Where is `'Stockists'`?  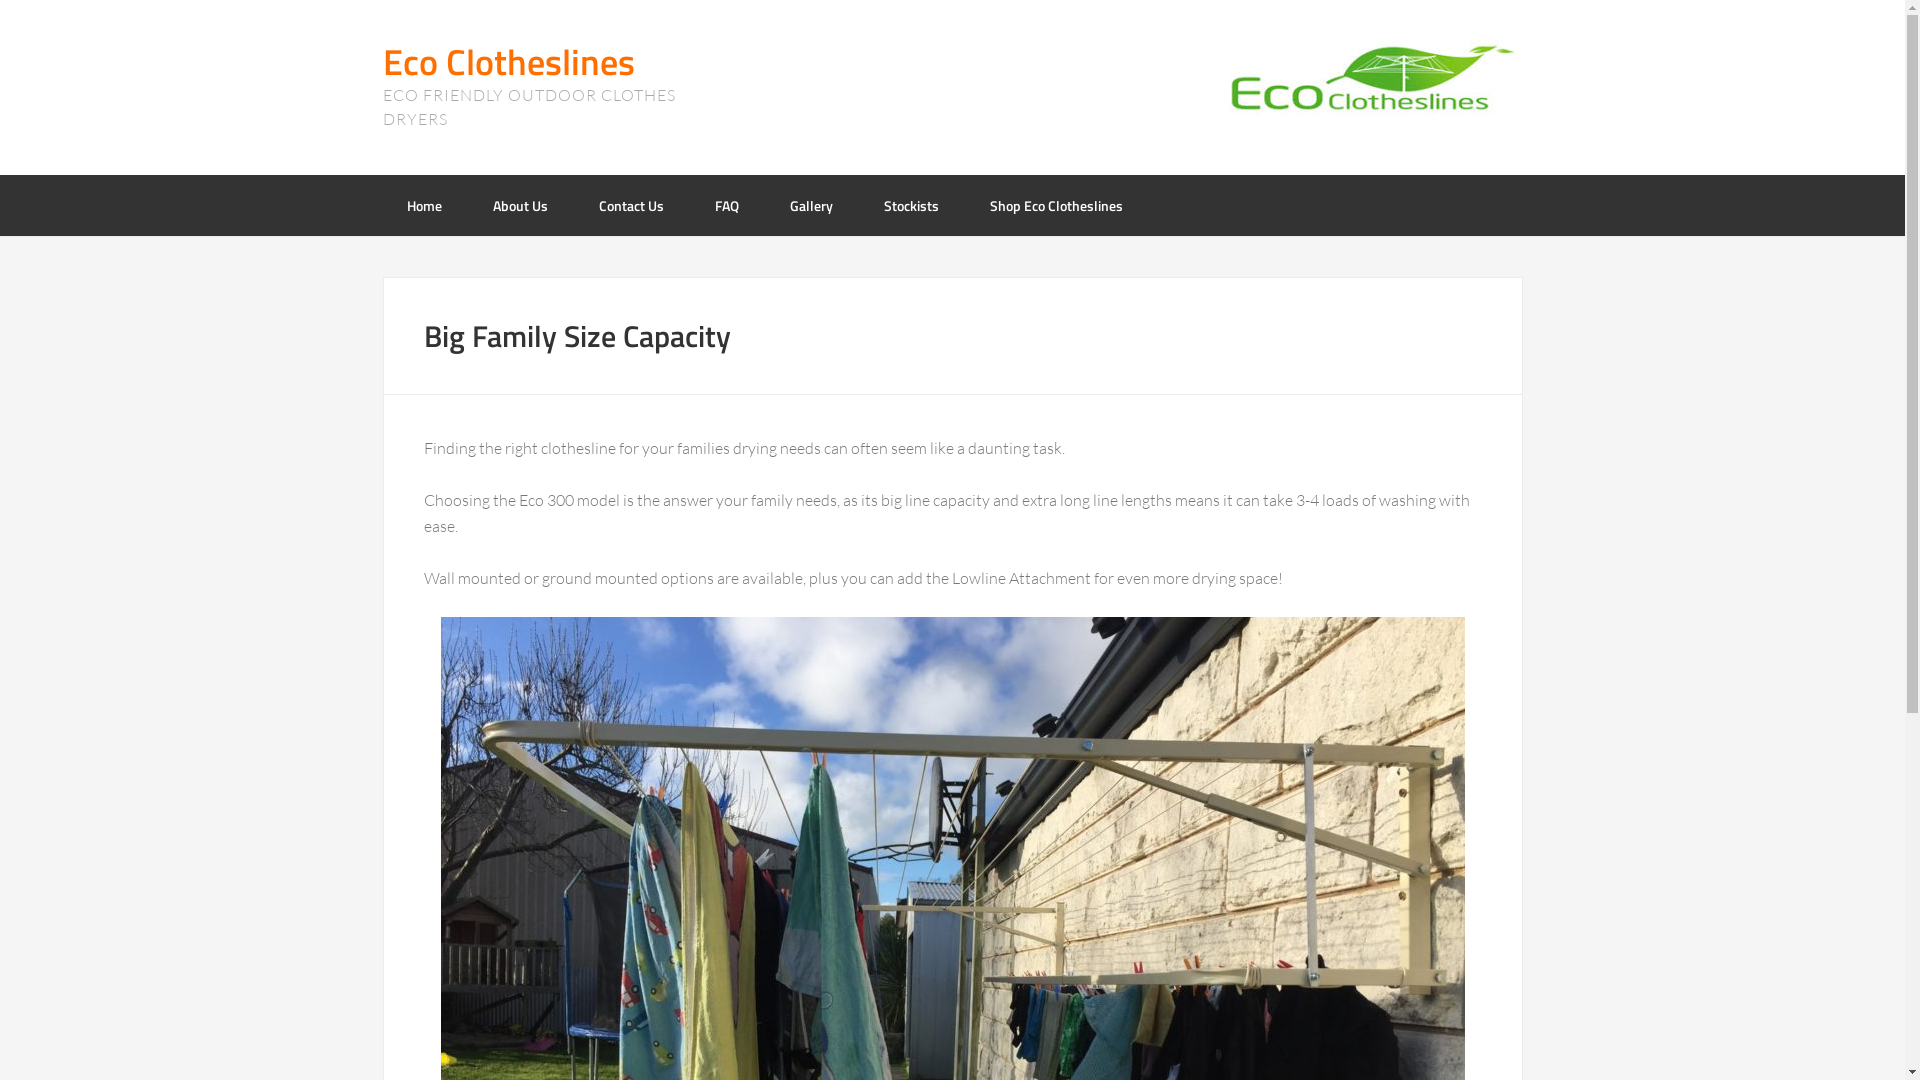
'Stockists' is located at coordinates (910, 205).